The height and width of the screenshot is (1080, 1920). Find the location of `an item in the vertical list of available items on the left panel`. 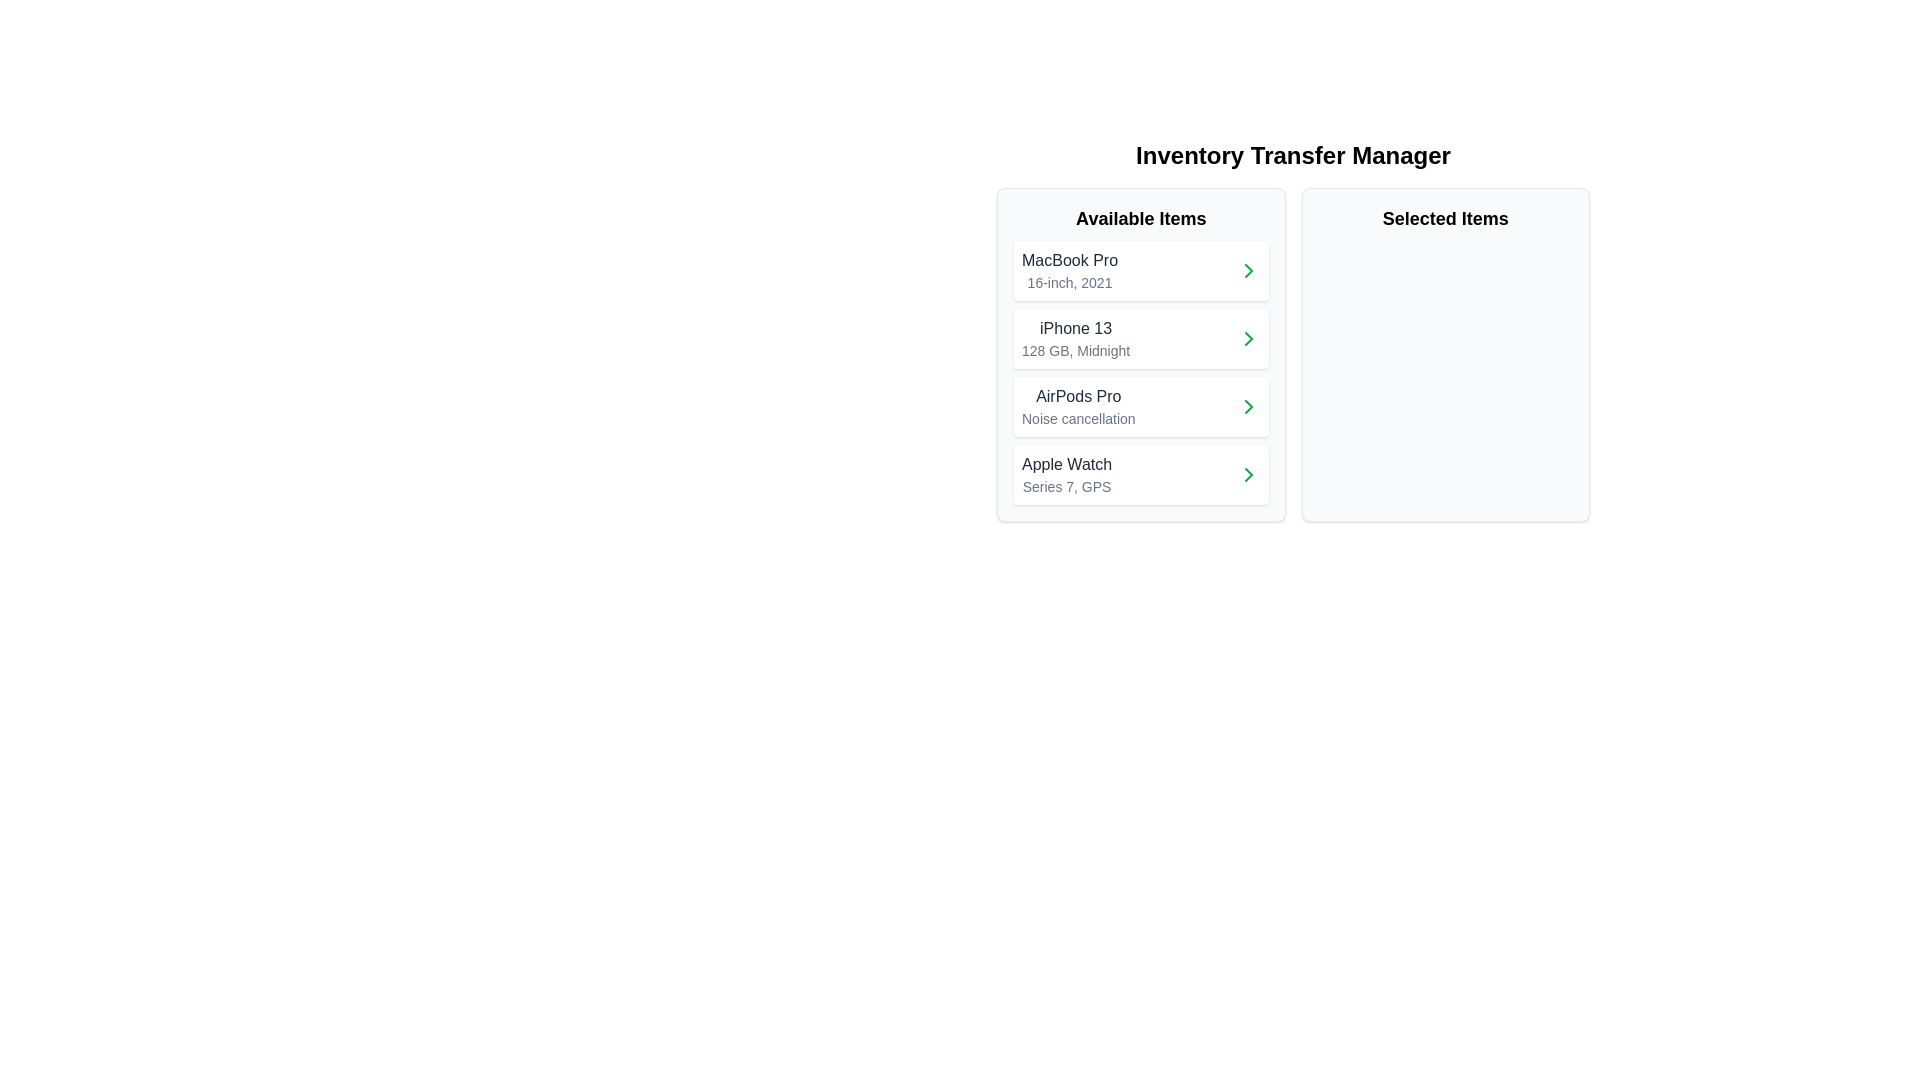

an item in the vertical list of available items on the left panel is located at coordinates (1141, 373).